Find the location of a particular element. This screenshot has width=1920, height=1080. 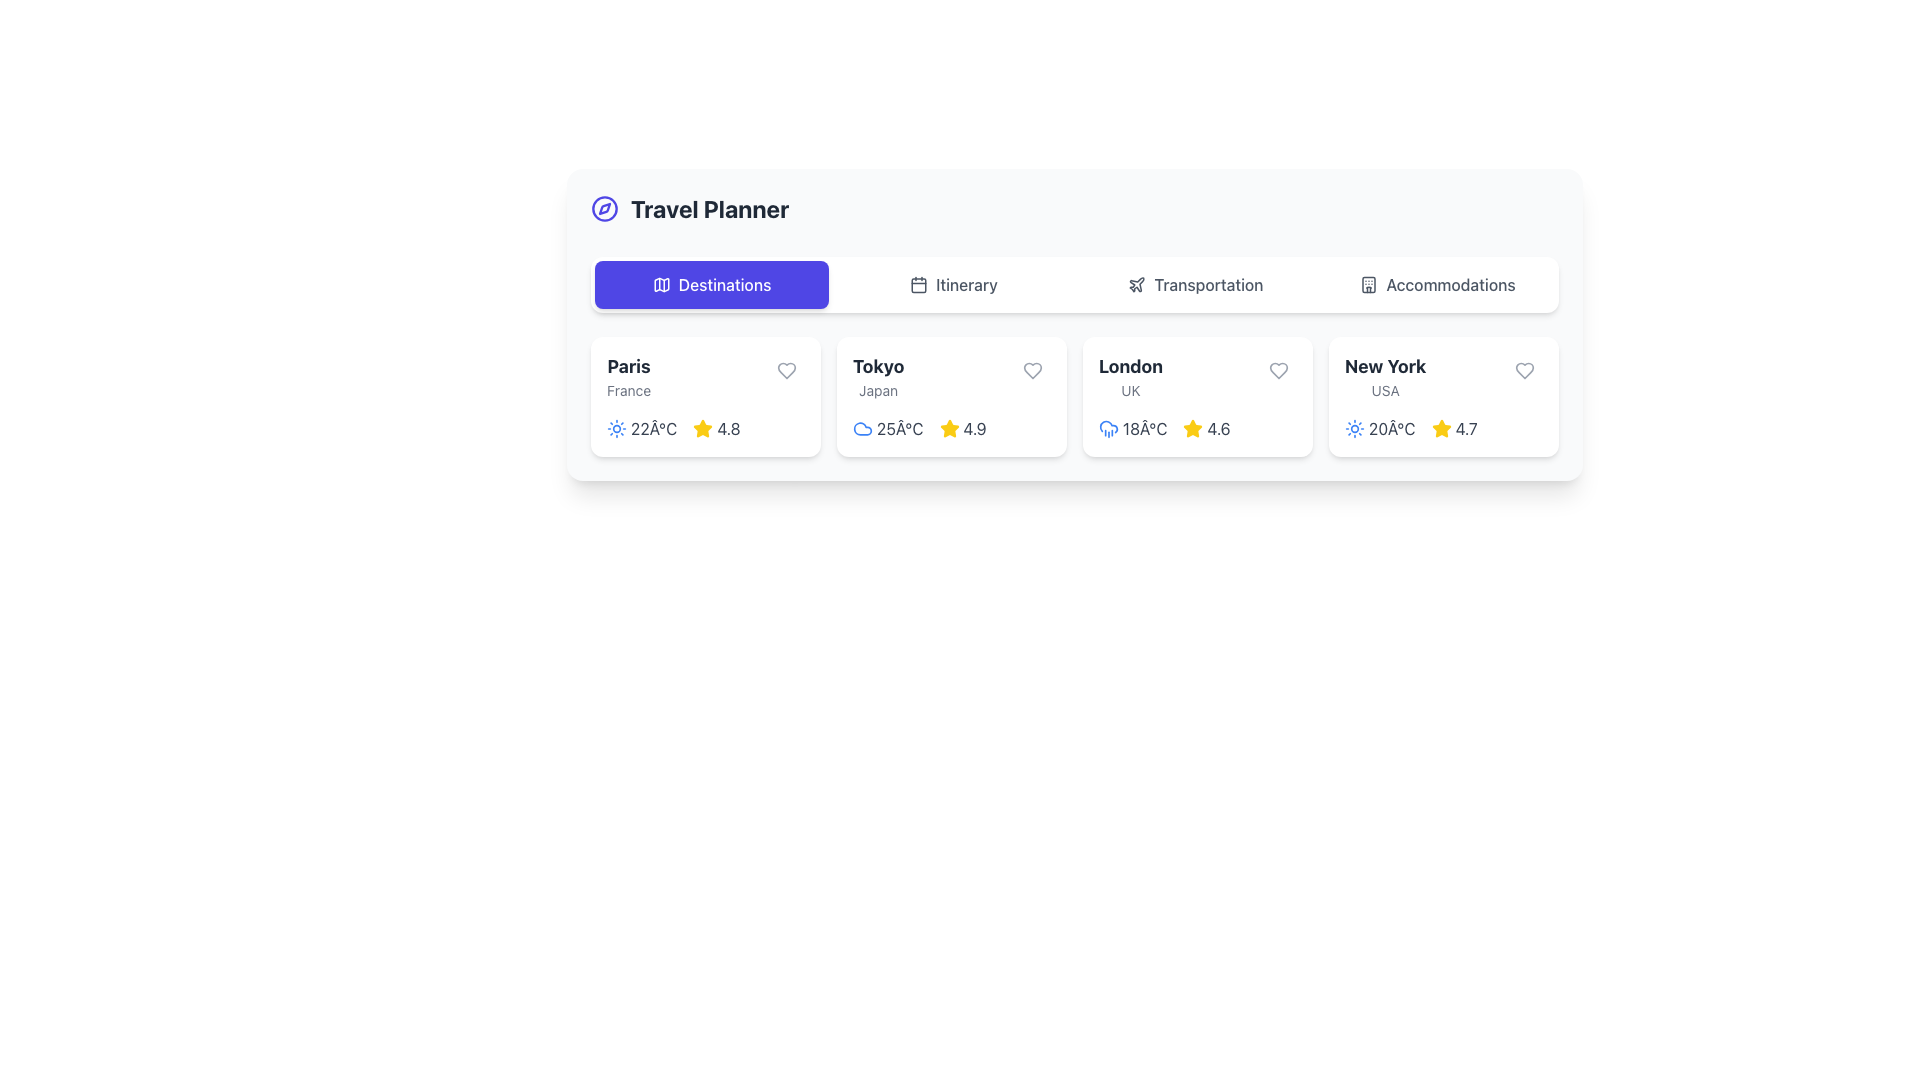

the text label displaying the word 'London', which is bold and larger in font size, located in the third card from the left in a row of destination cards is located at coordinates (1131, 366).